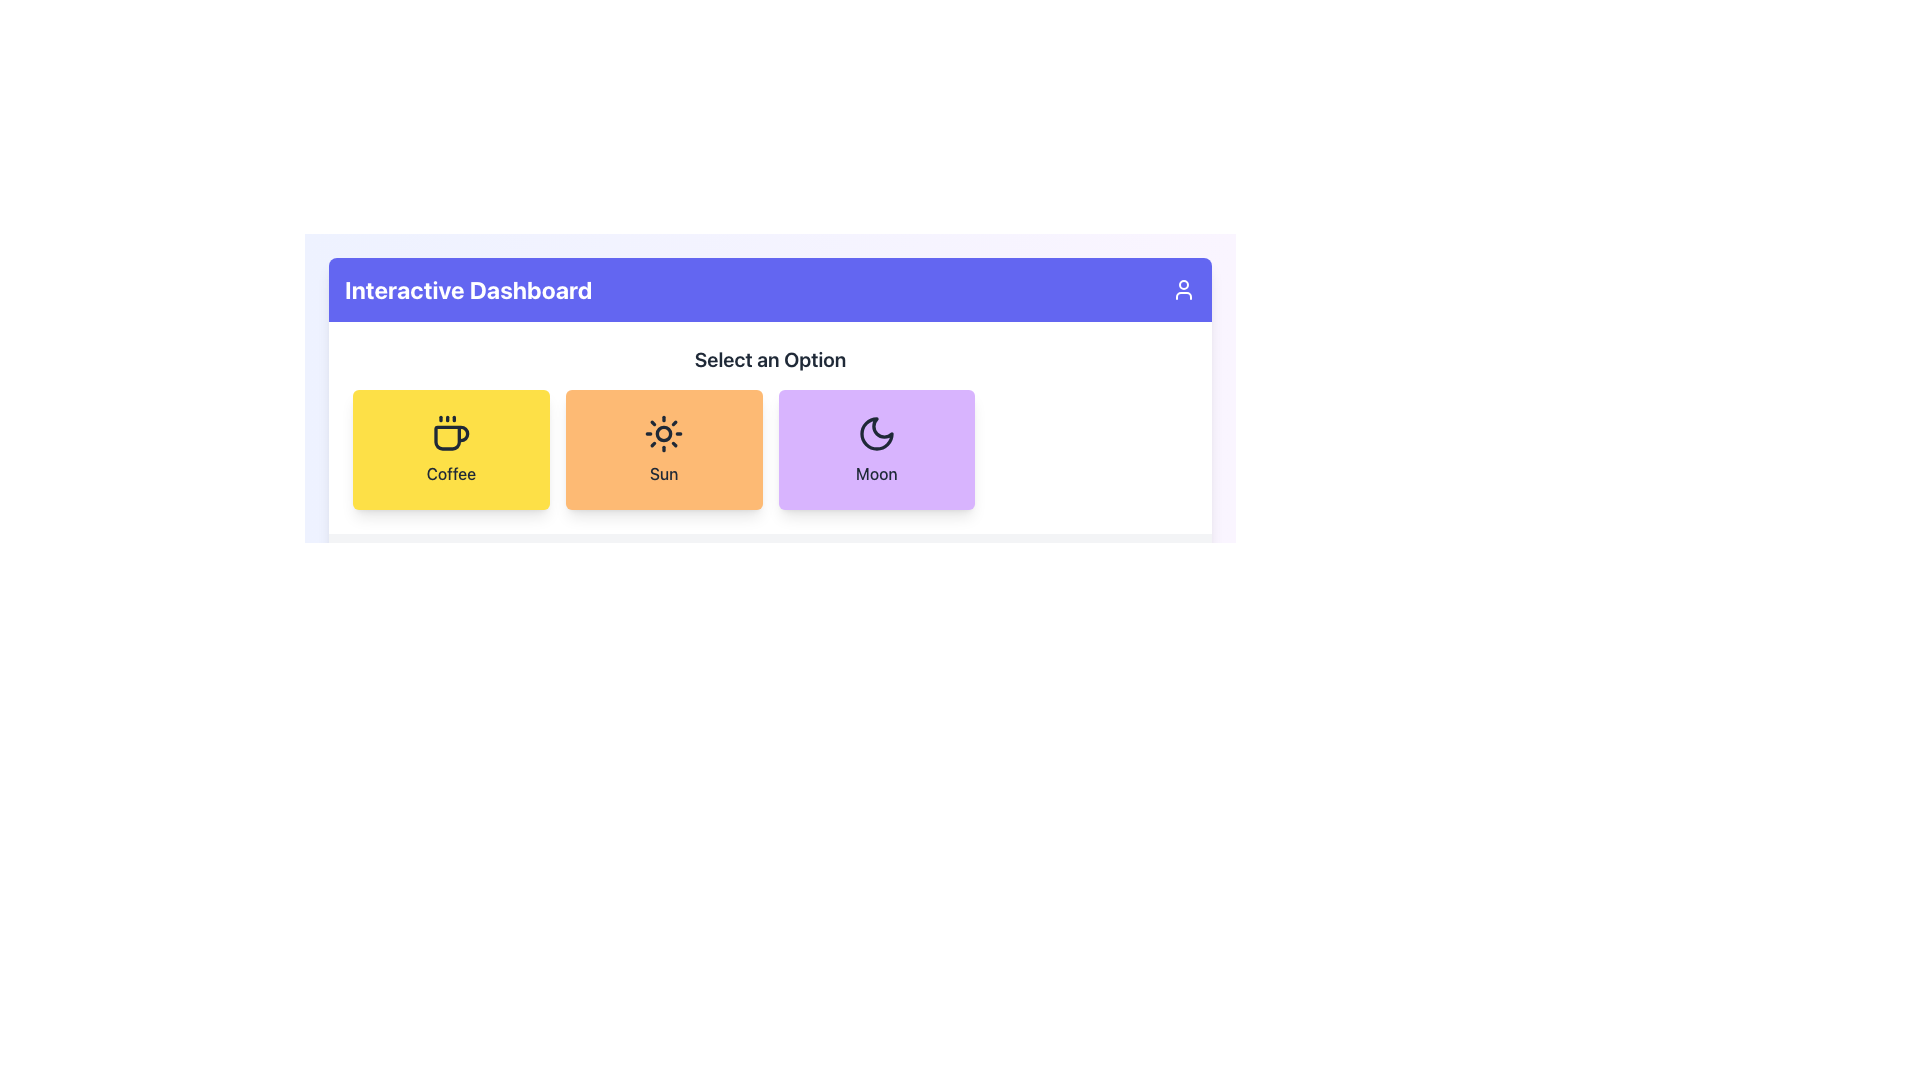  I want to click on the button labeled 'Sun', so click(664, 450).